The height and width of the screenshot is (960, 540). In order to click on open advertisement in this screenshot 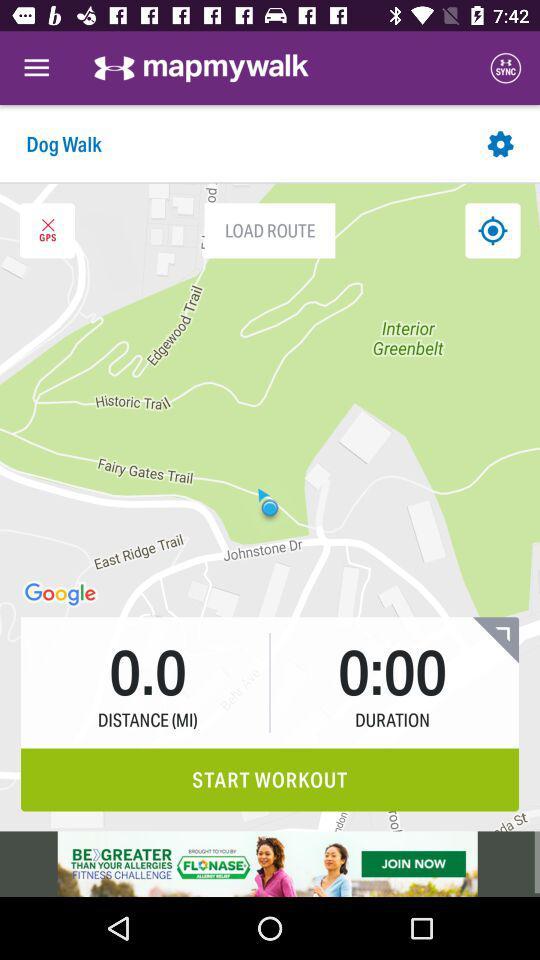, I will do `click(270, 863)`.